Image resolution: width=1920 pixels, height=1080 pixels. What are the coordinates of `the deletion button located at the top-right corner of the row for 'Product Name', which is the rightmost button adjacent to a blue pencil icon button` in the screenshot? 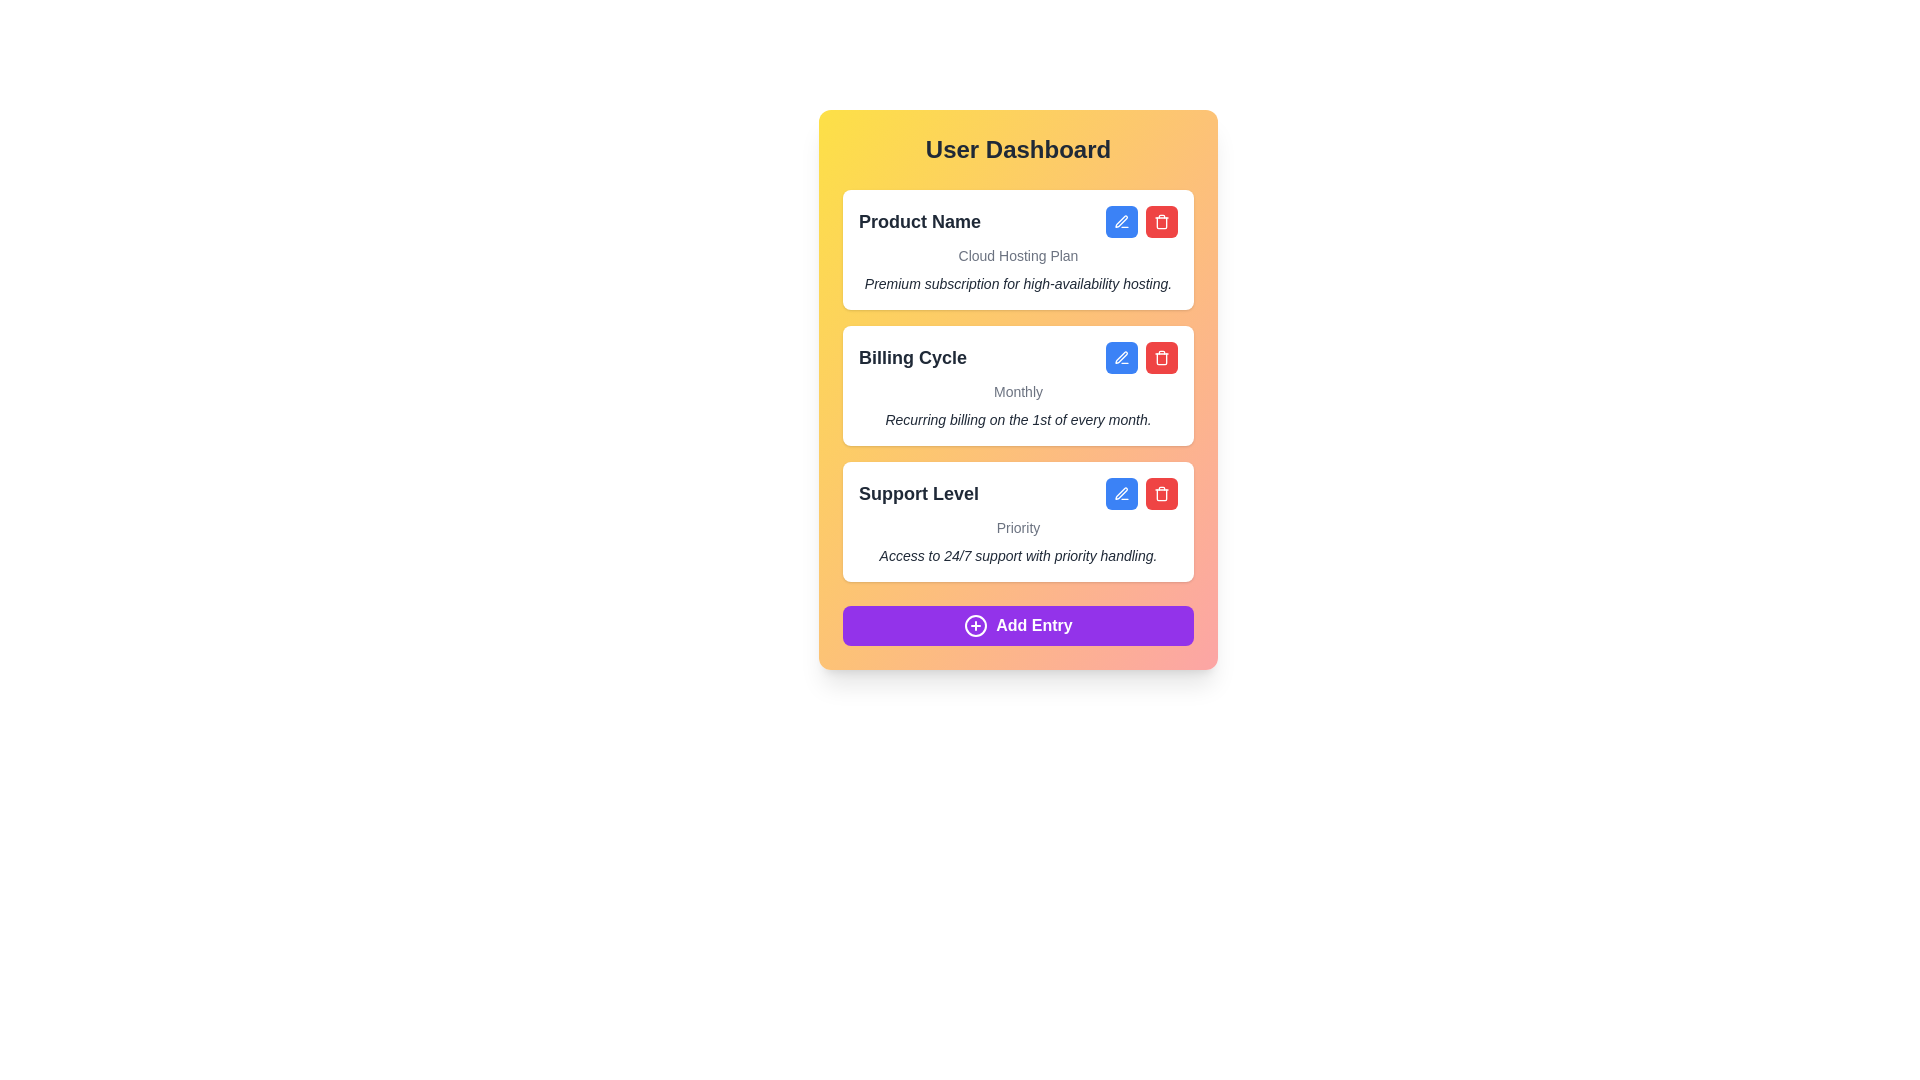 It's located at (1161, 222).